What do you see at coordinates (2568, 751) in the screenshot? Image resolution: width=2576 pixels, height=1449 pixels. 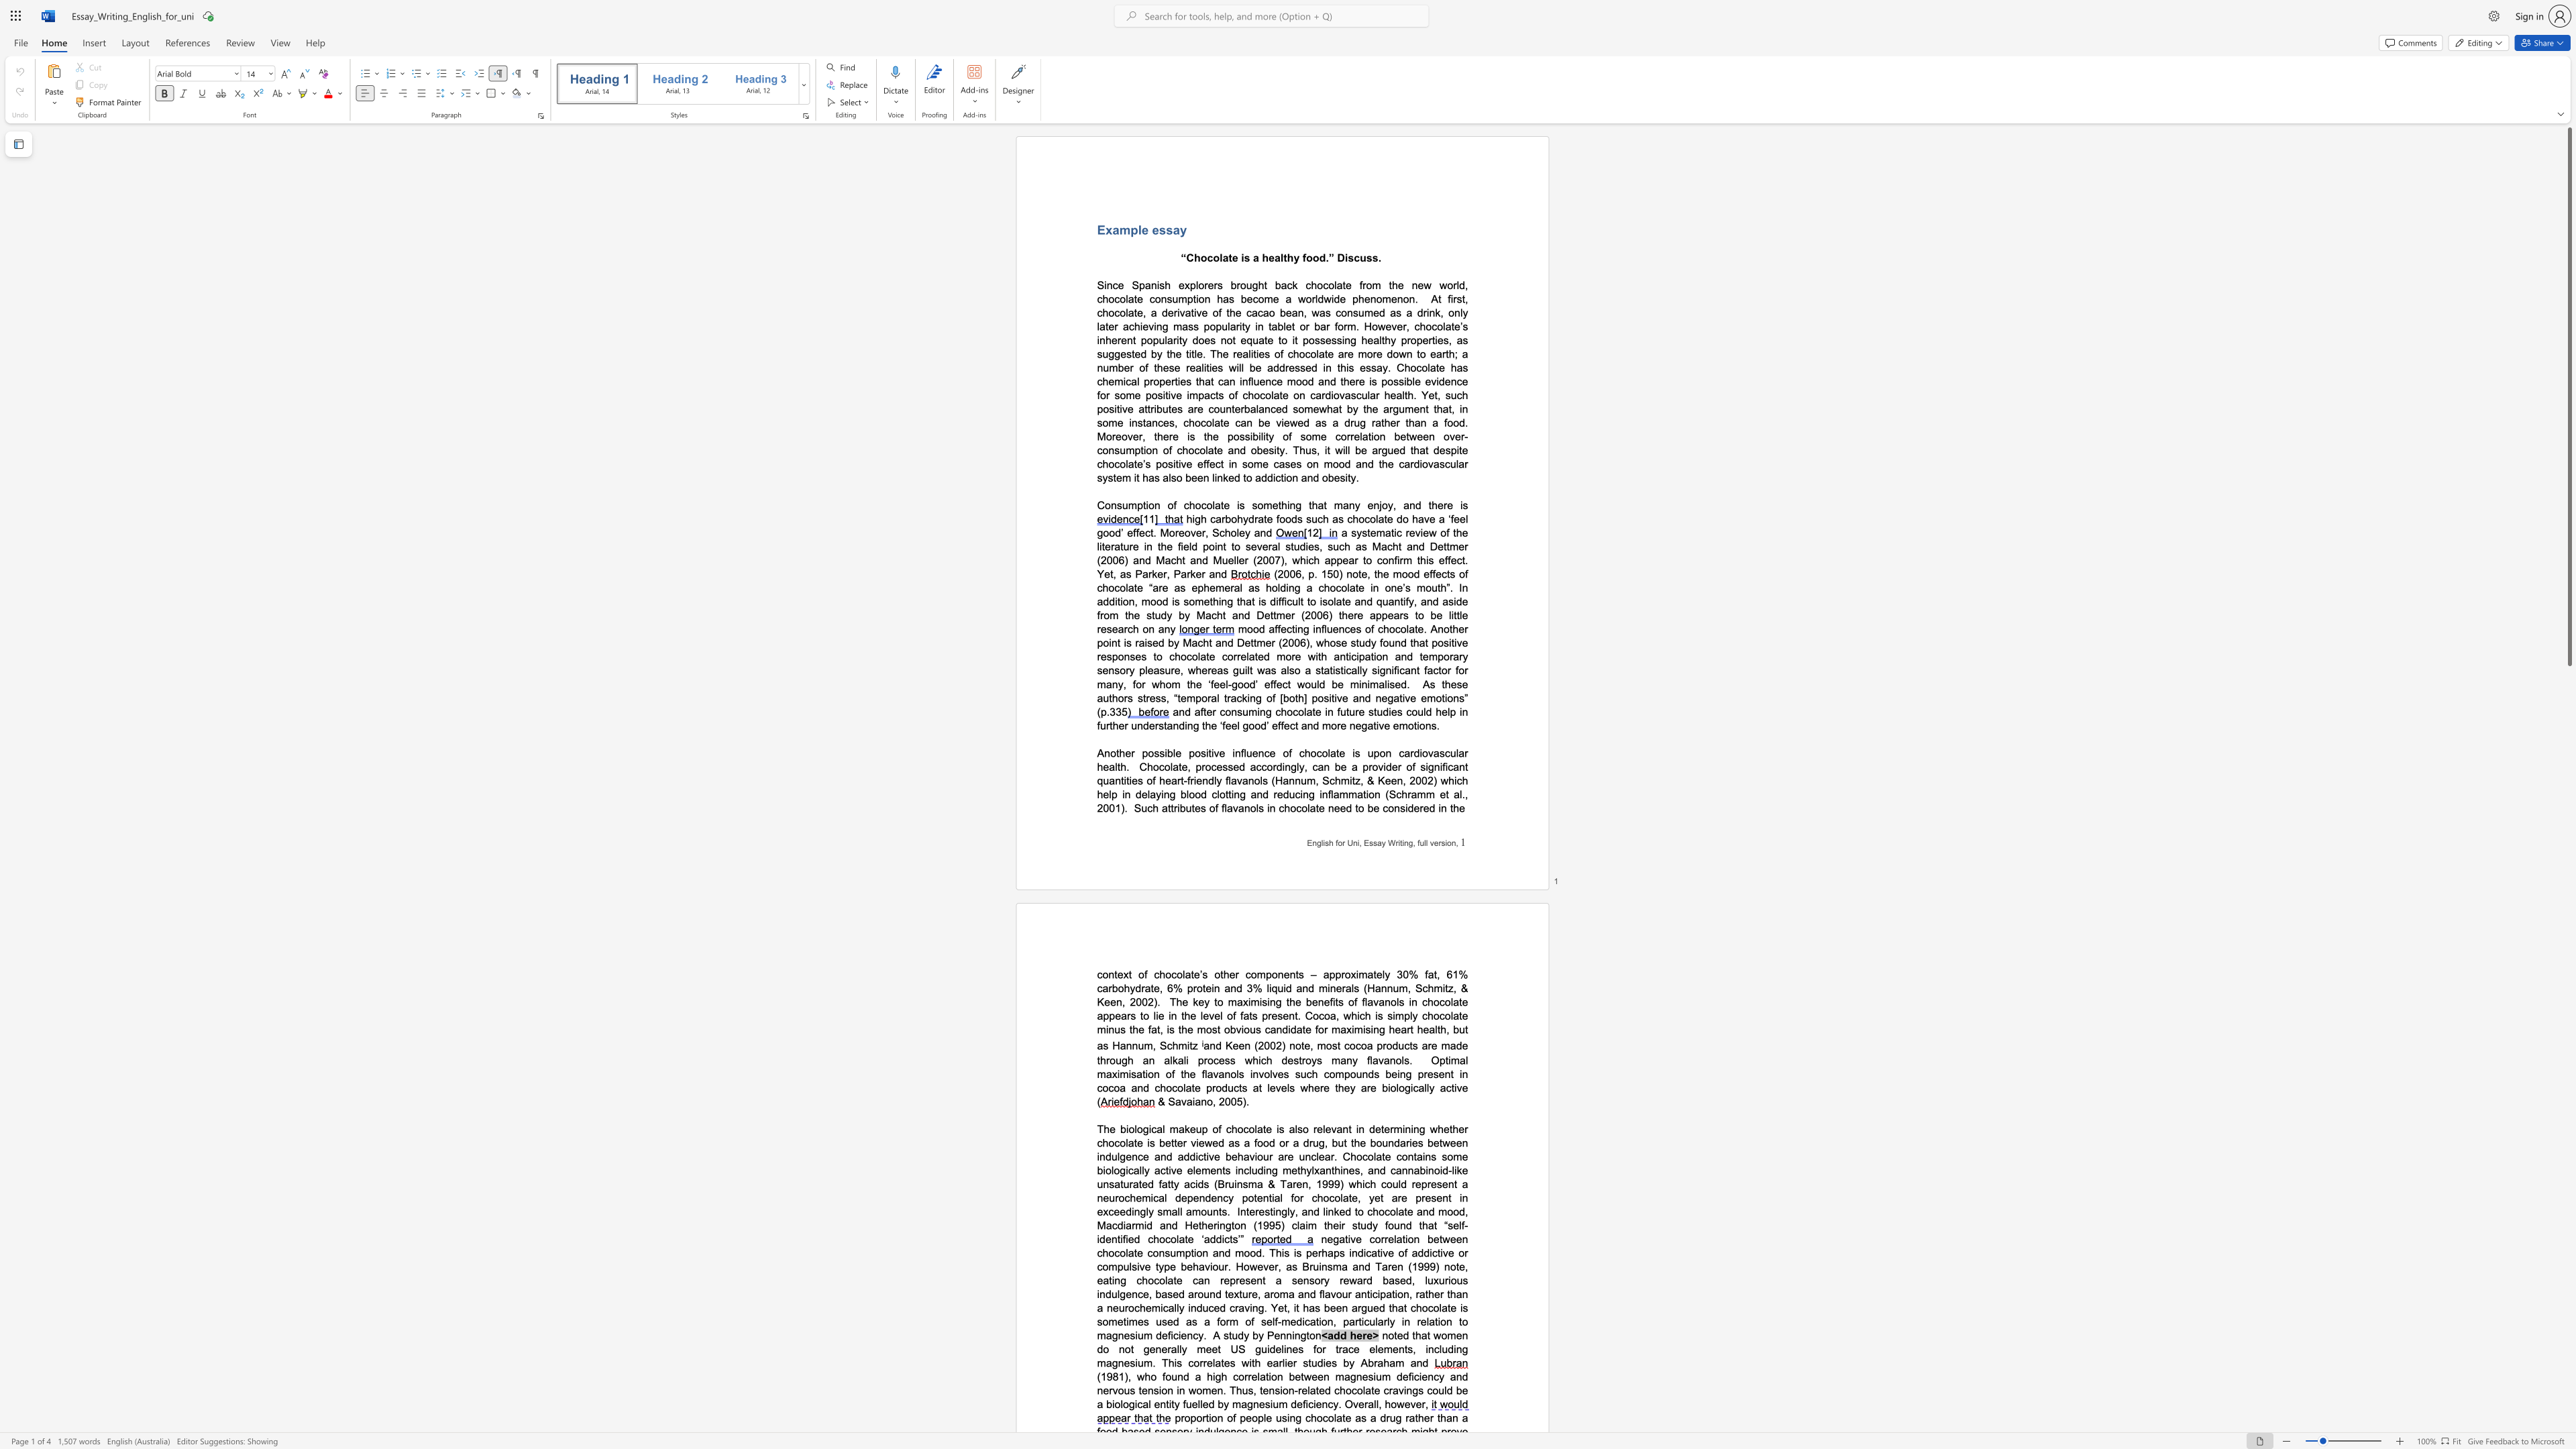 I see `the scrollbar to move the page down` at bounding box center [2568, 751].